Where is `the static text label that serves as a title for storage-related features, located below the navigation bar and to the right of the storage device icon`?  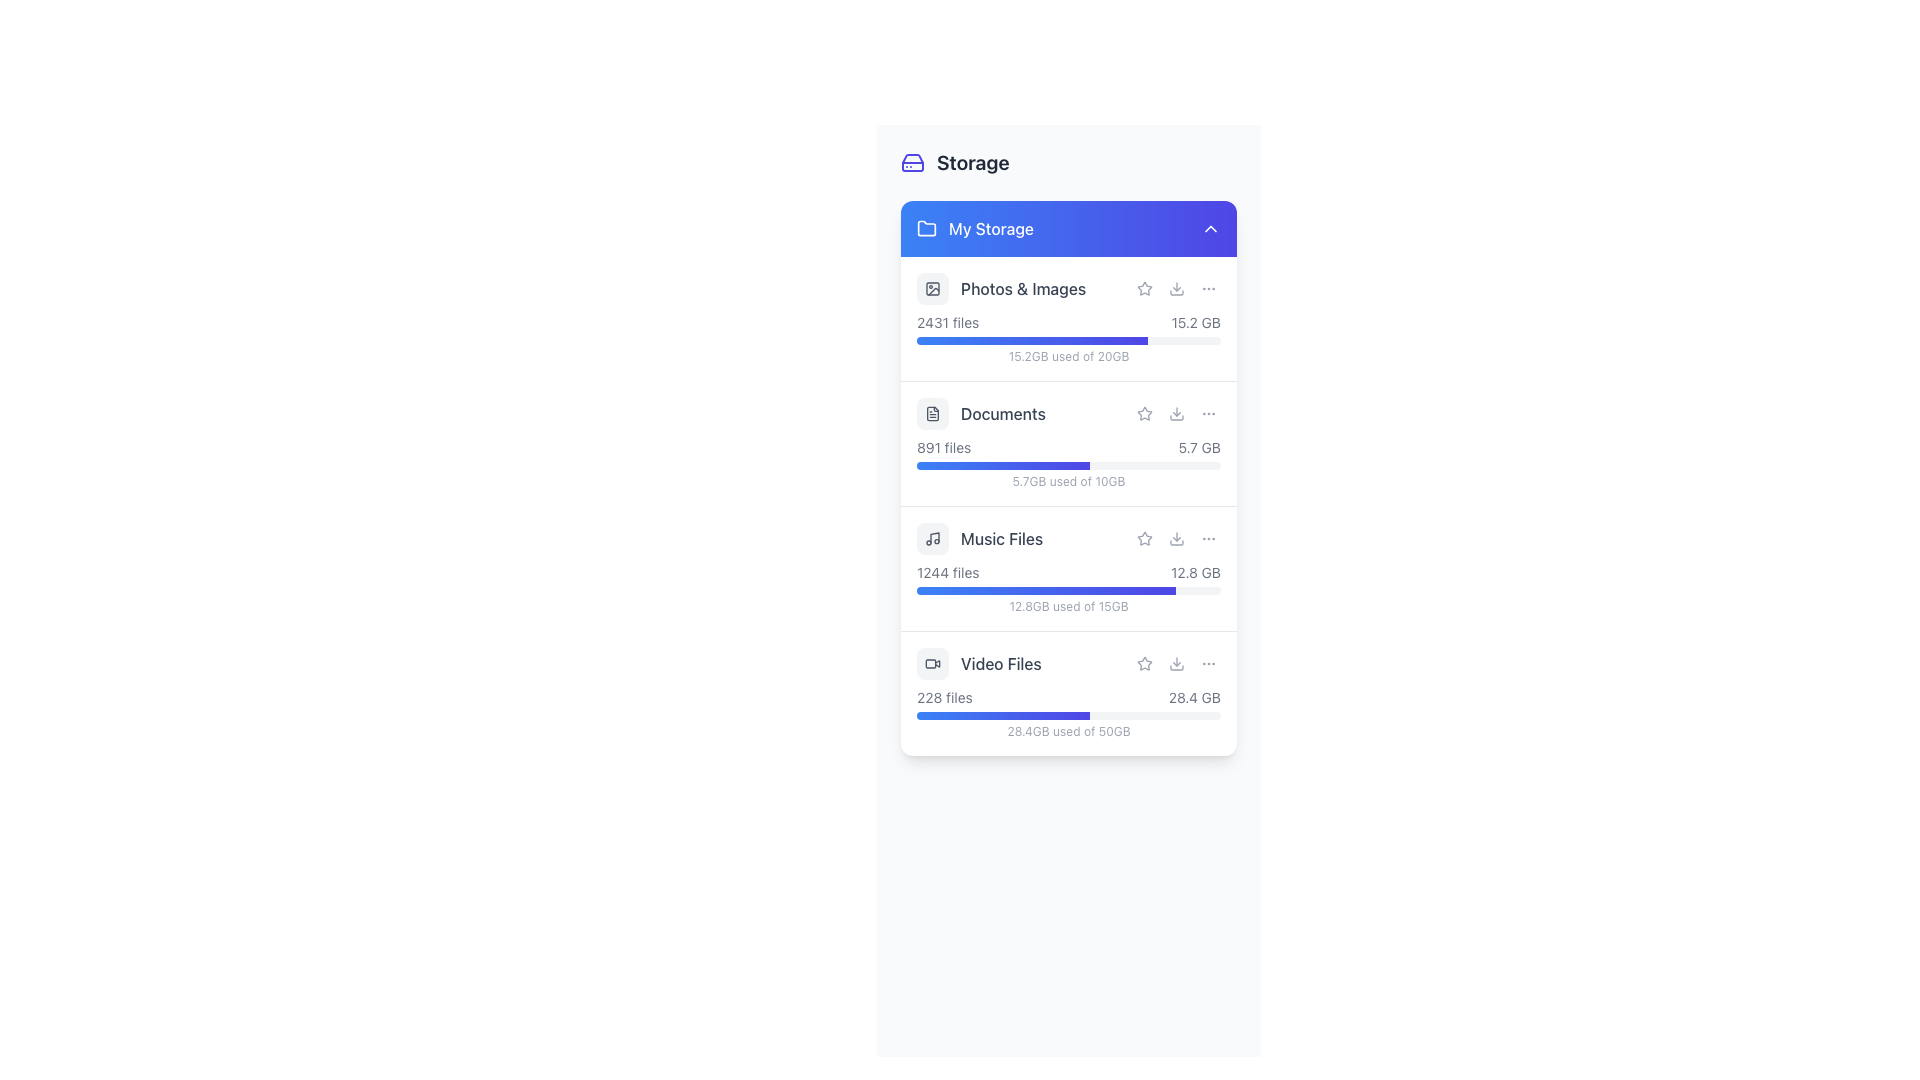
the static text label that serves as a title for storage-related features, located below the navigation bar and to the right of the storage device icon is located at coordinates (973, 161).